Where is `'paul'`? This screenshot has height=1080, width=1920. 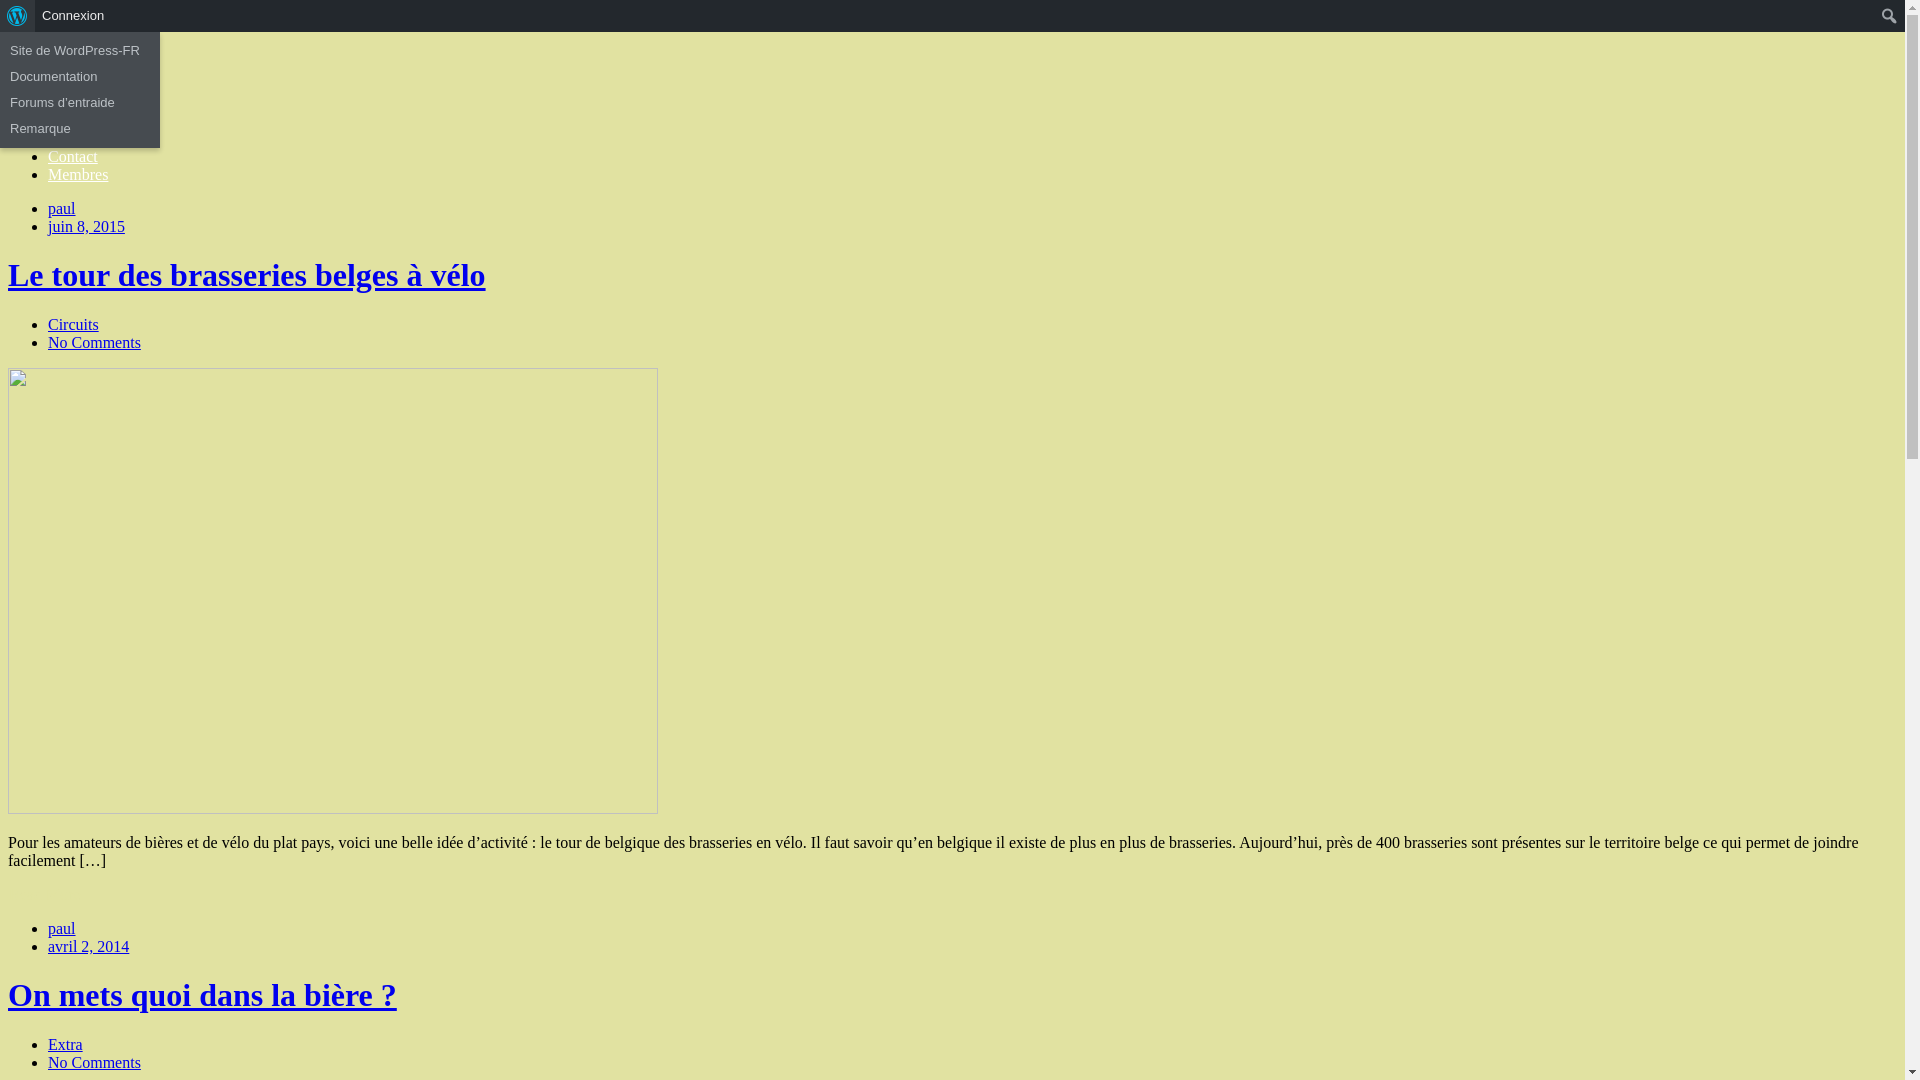 'paul' is located at coordinates (62, 928).